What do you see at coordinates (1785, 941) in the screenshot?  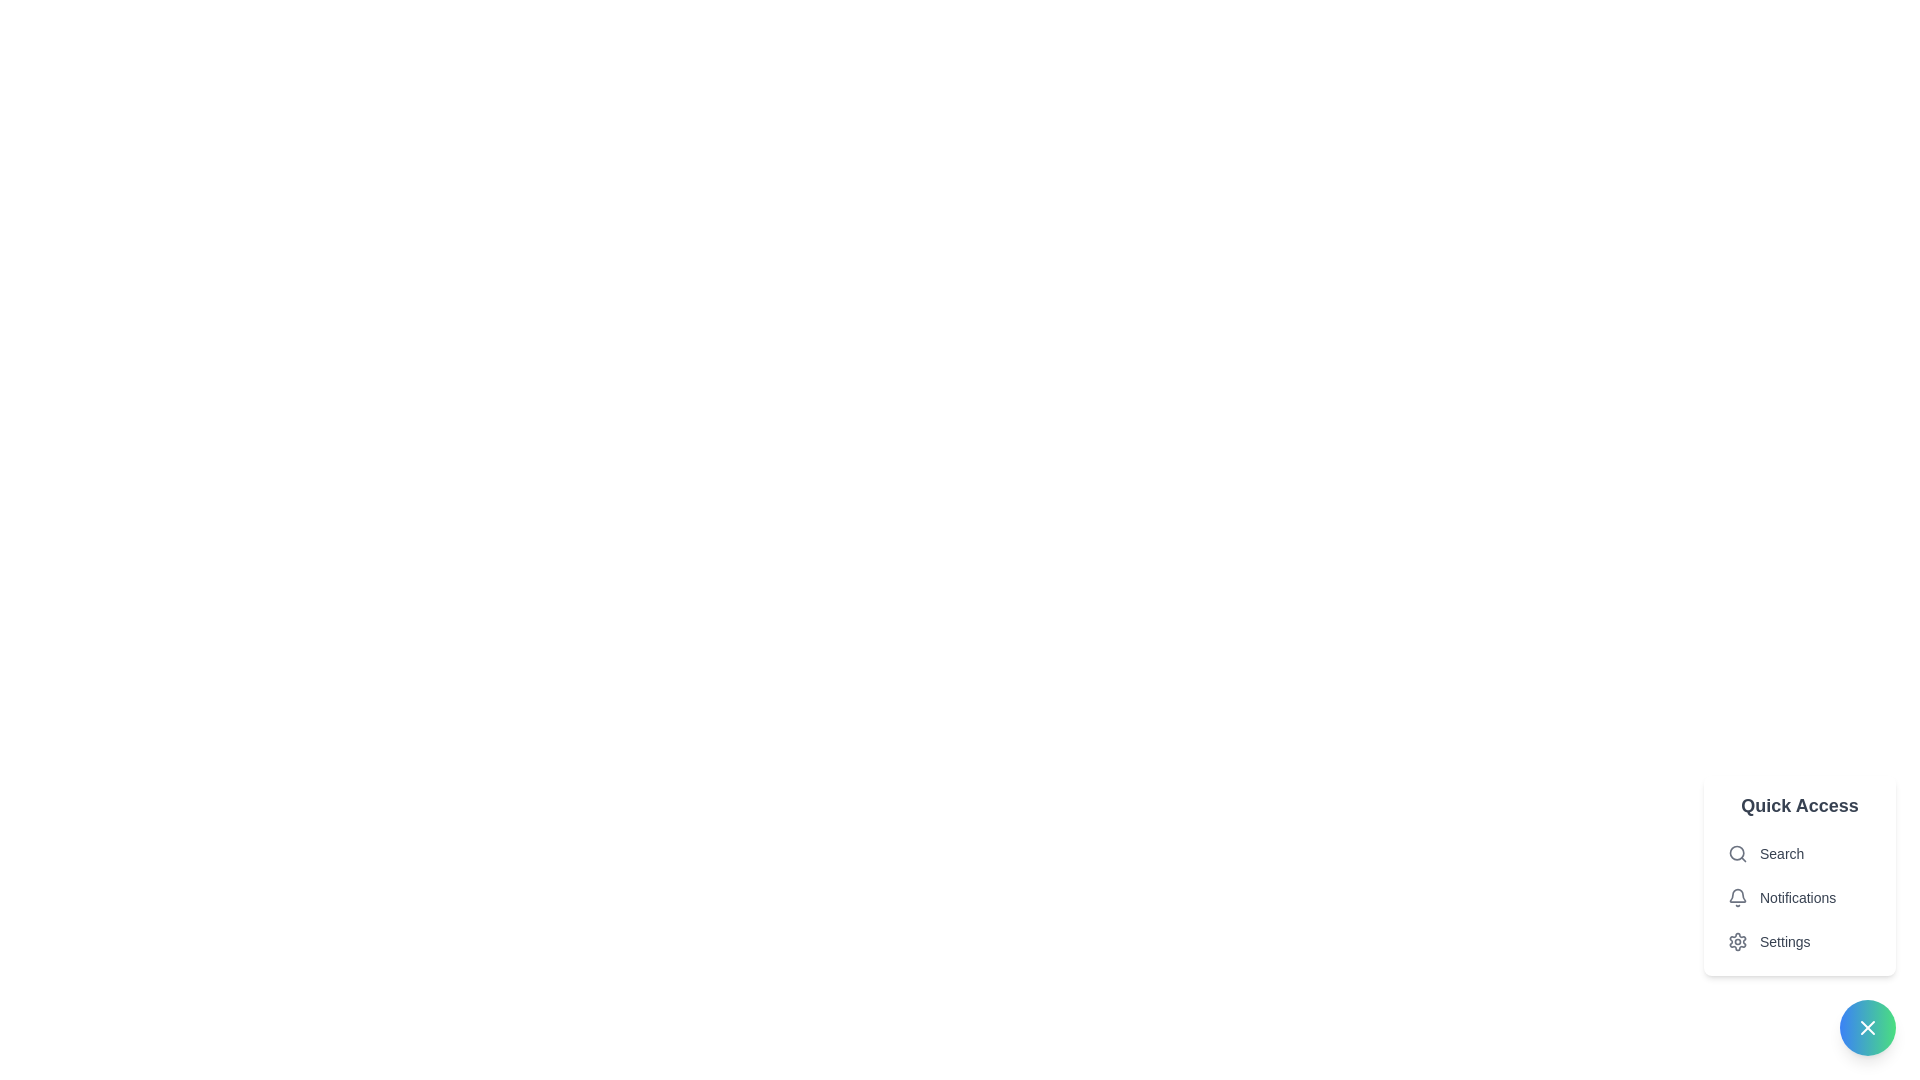 I see `the 'Settings' text label located in the menu beneath the 'Notifications' item` at bounding box center [1785, 941].